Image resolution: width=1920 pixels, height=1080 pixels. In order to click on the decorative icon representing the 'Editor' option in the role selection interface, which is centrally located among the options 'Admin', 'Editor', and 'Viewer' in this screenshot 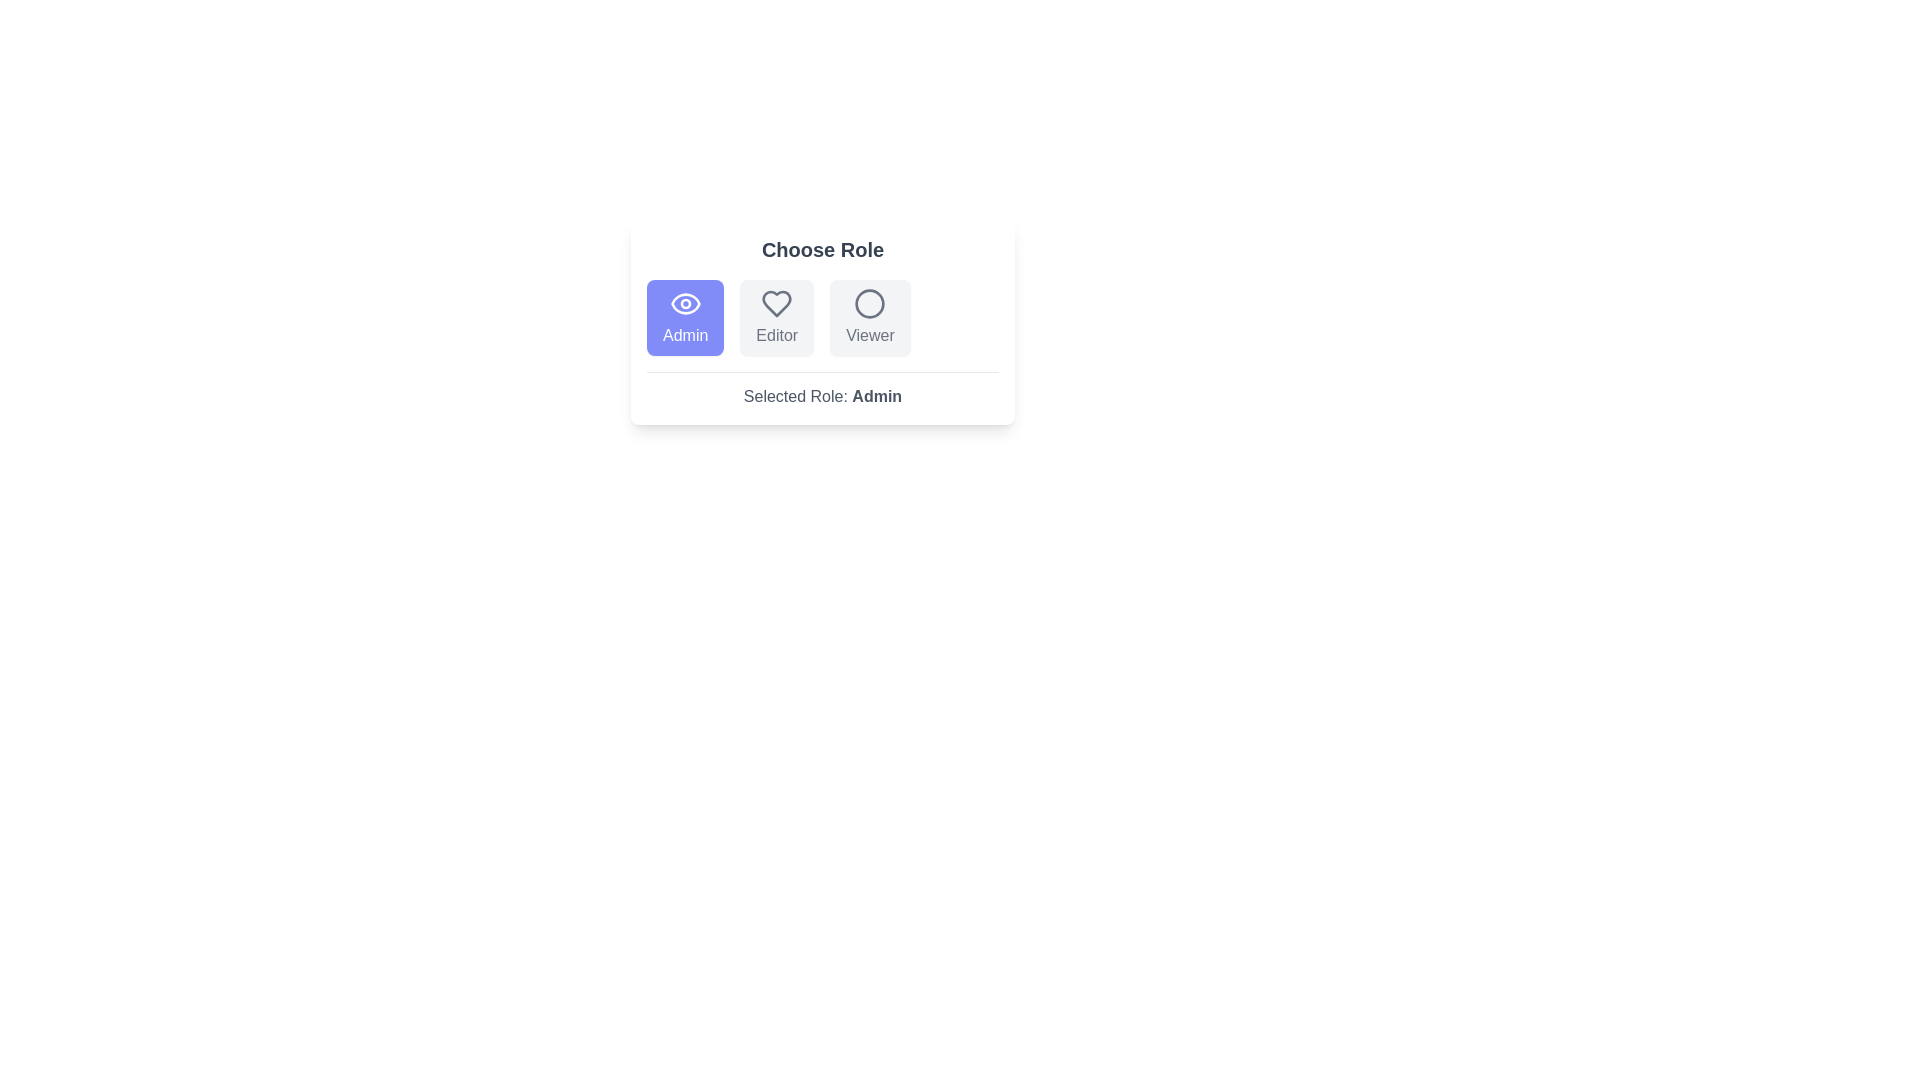, I will do `click(776, 304)`.